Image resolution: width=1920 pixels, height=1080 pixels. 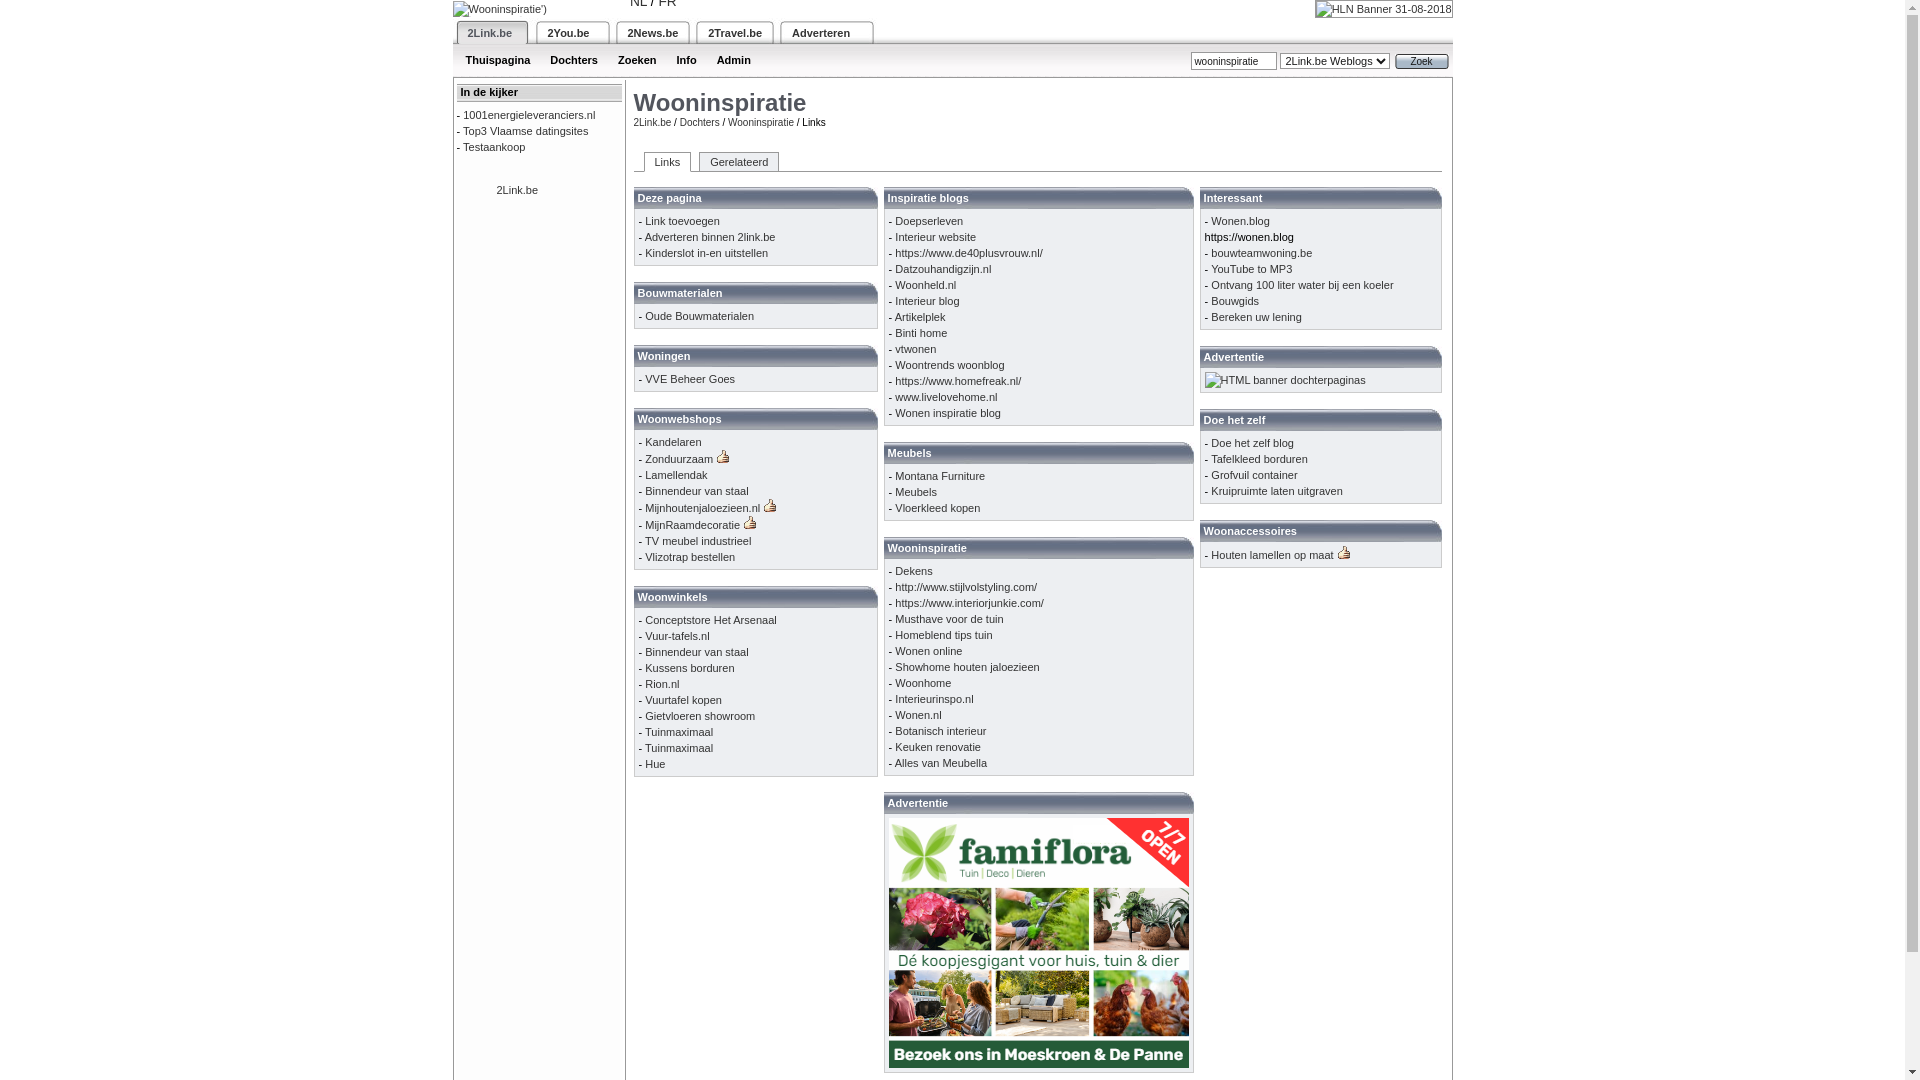 I want to click on 'Links', so click(x=667, y=161).